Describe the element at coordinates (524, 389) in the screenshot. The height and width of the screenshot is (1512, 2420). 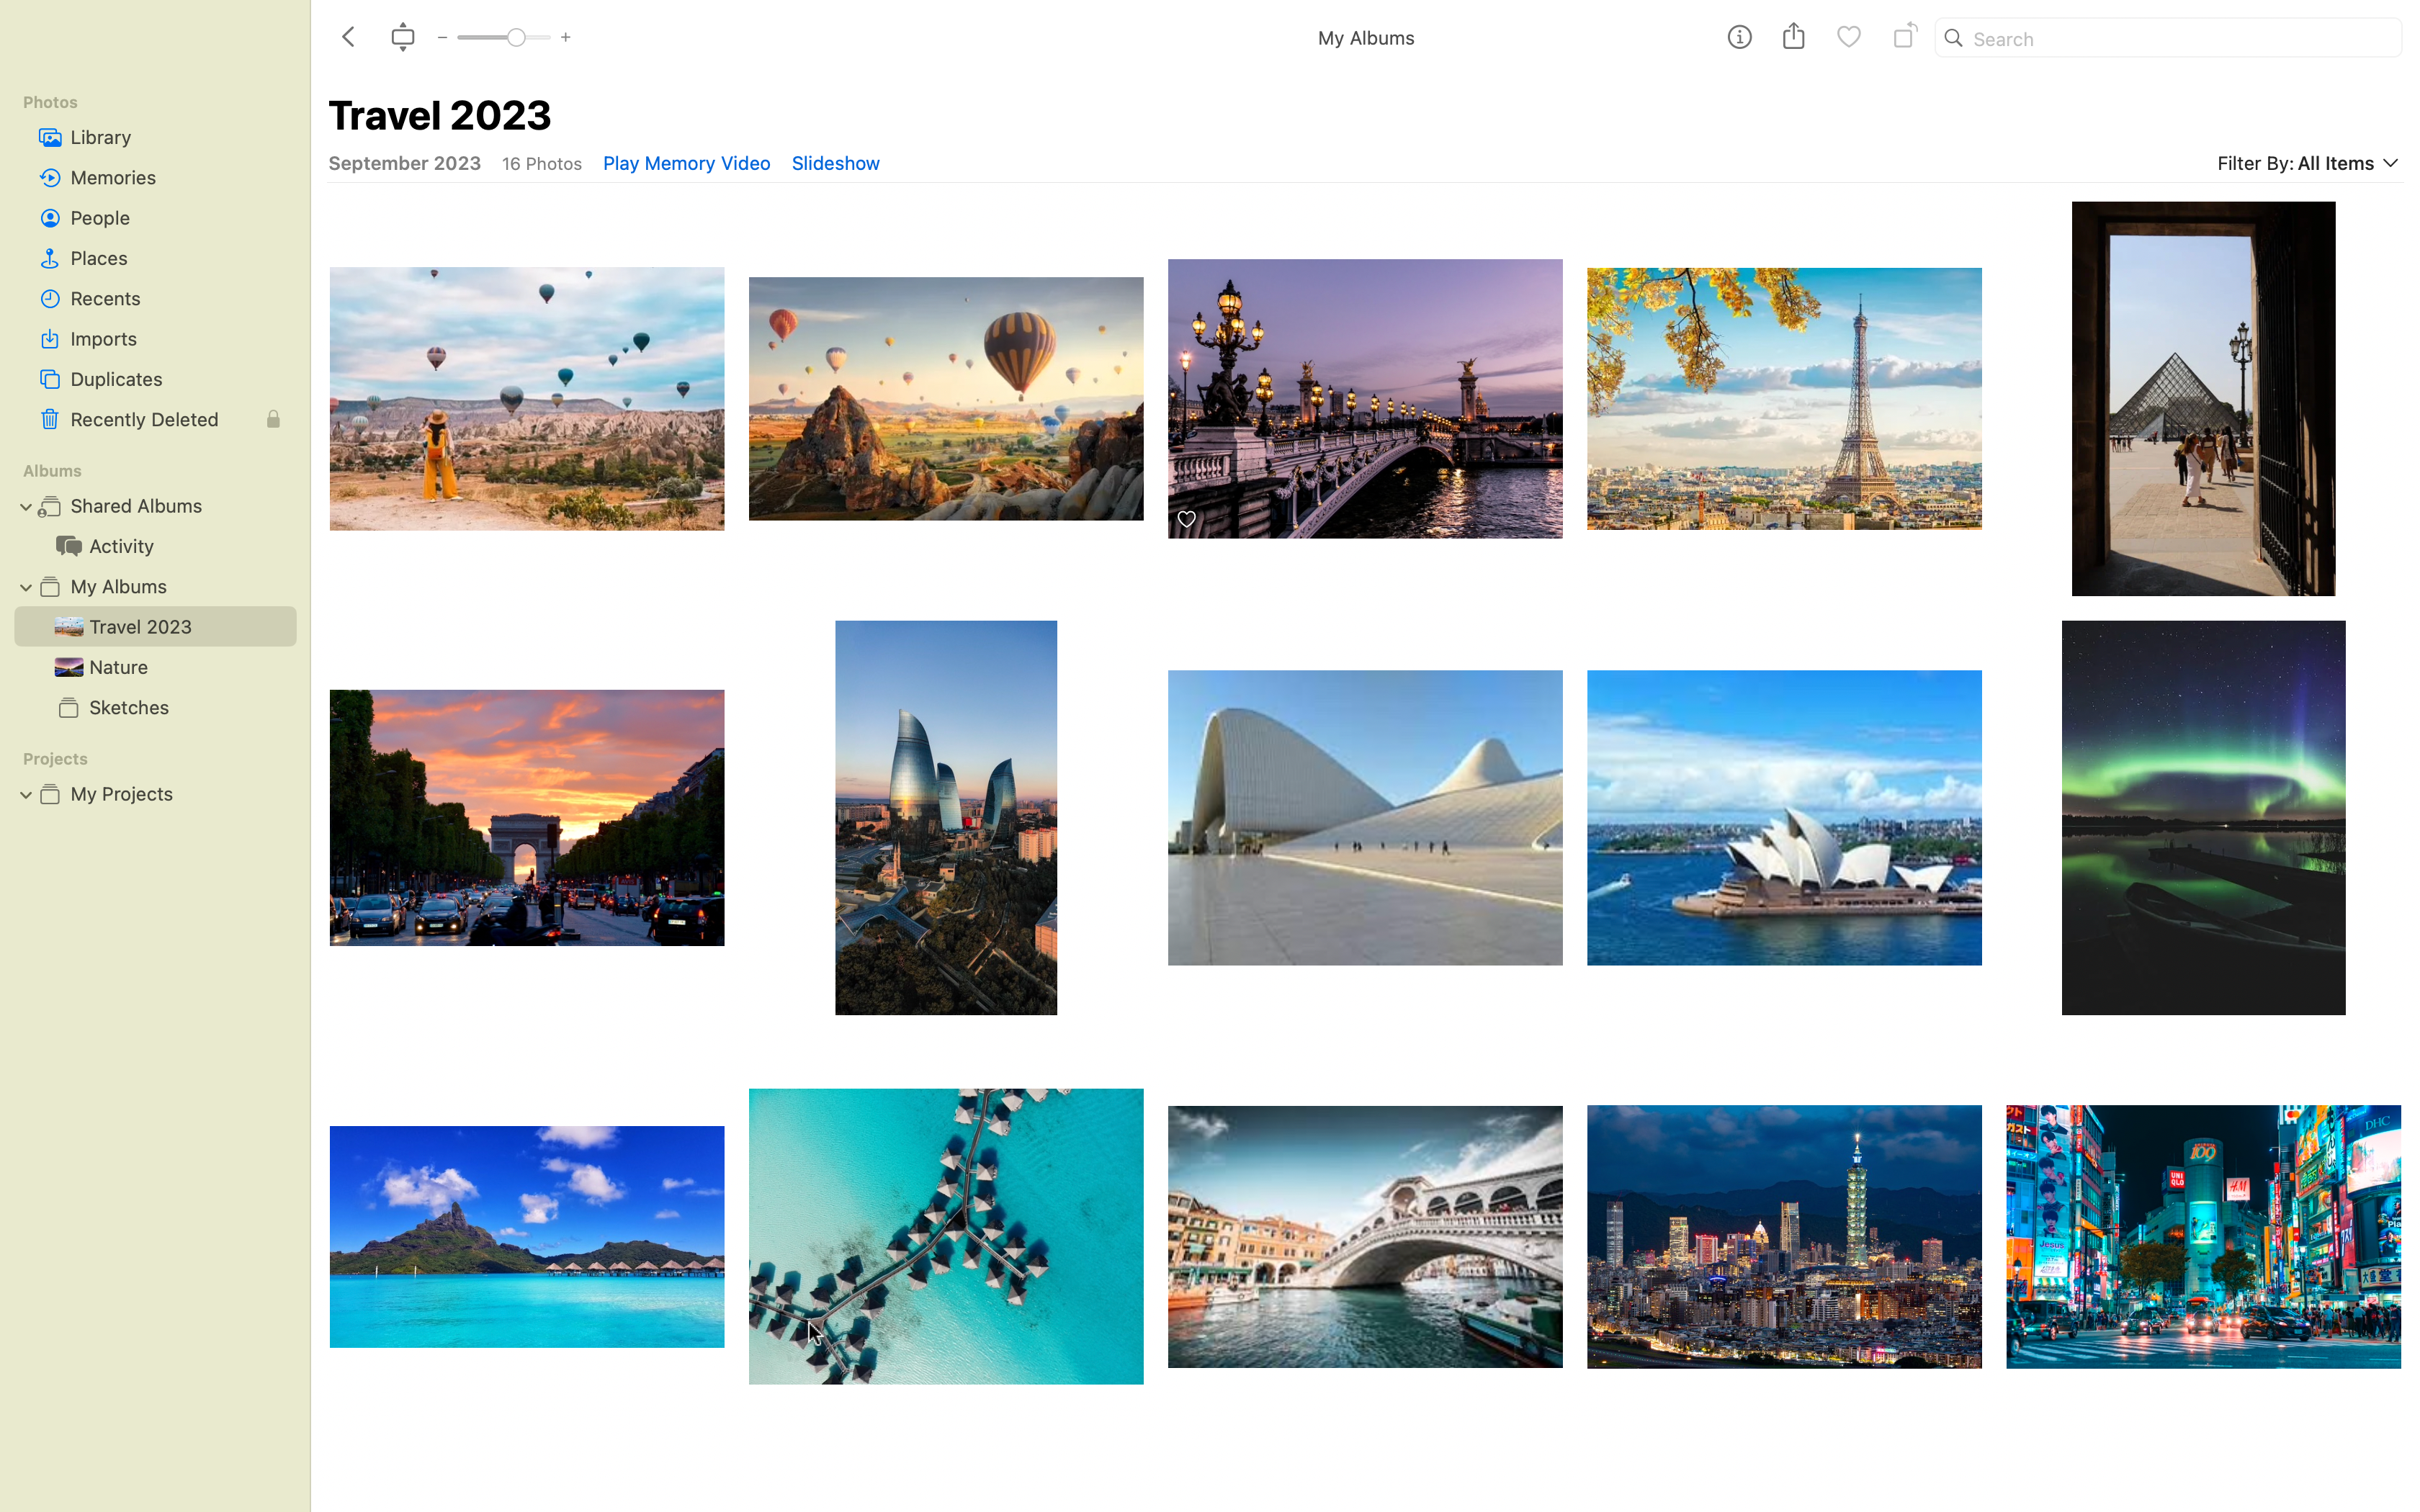
I see `the initial photo with hot air balloons` at that location.